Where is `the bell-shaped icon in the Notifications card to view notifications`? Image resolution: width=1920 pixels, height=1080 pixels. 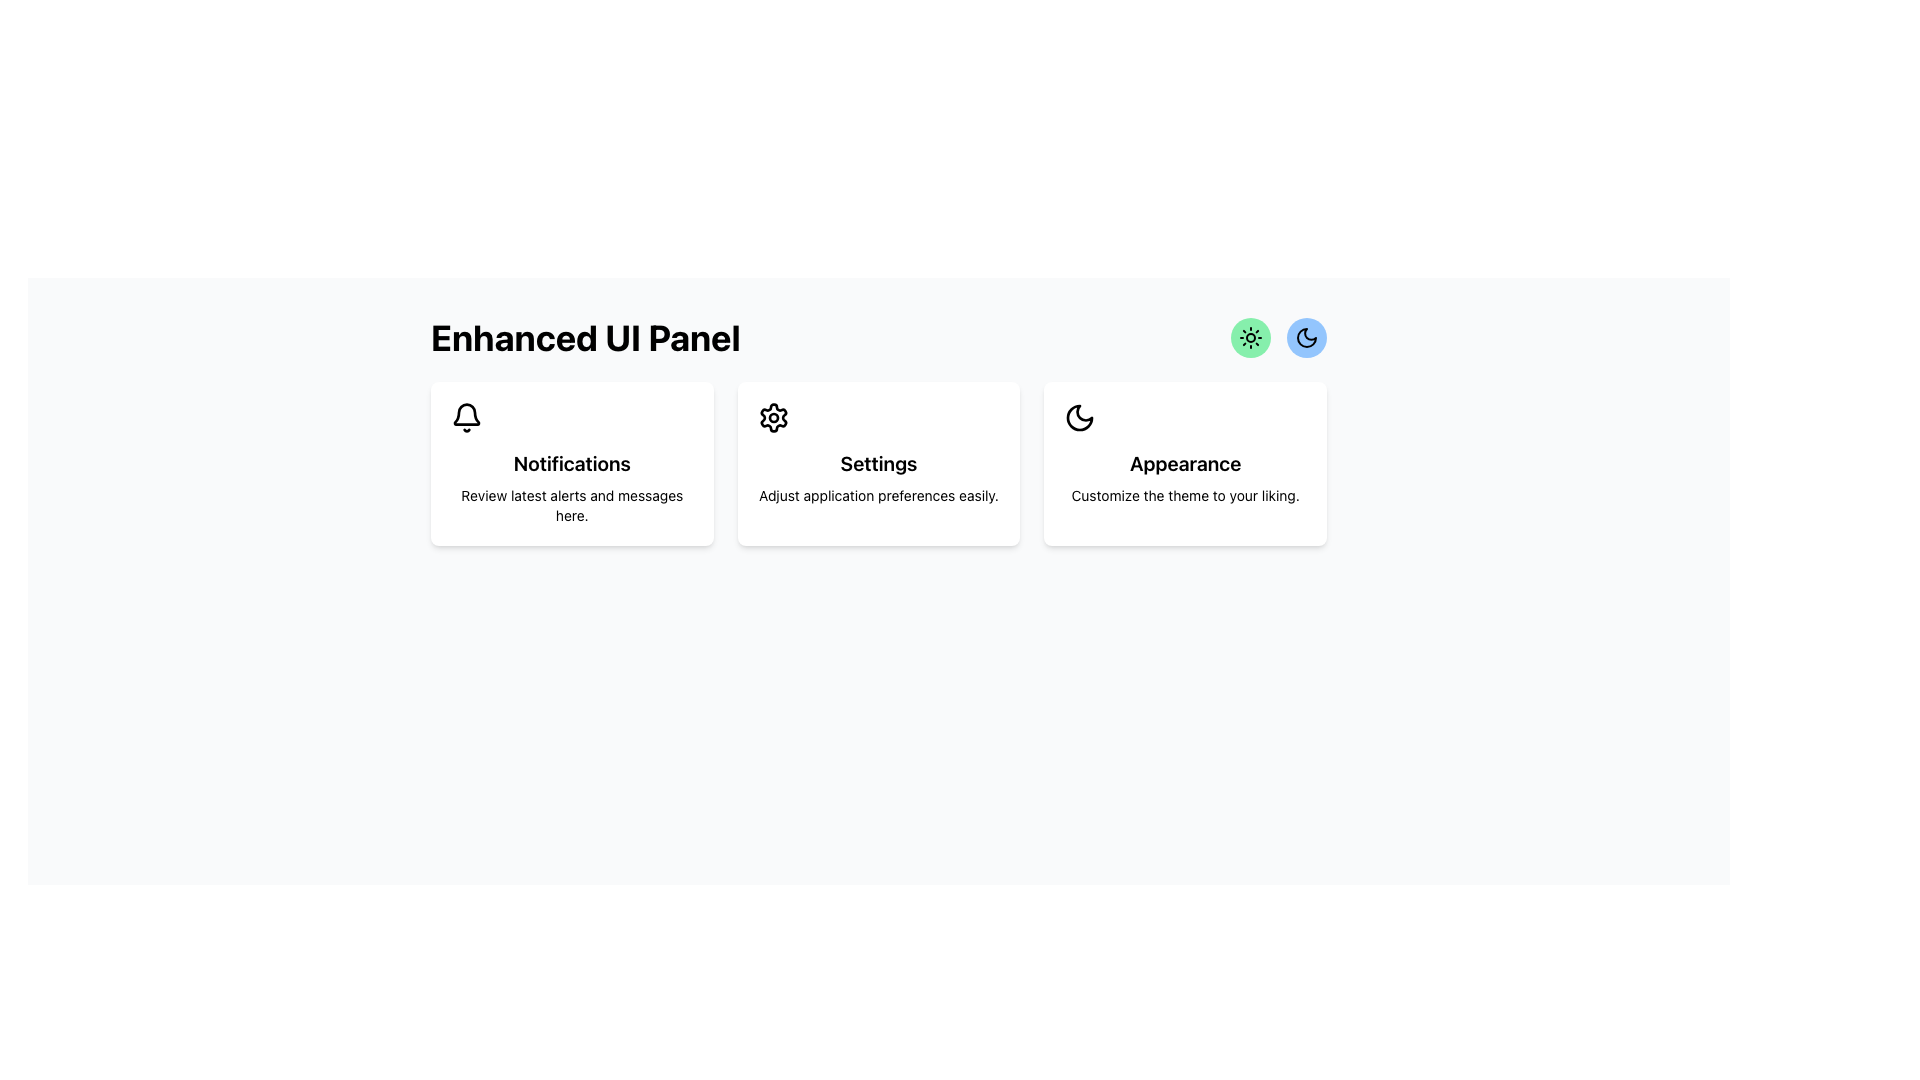
the bell-shaped icon in the Notifications card to view notifications is located at coordinates (465, 416).